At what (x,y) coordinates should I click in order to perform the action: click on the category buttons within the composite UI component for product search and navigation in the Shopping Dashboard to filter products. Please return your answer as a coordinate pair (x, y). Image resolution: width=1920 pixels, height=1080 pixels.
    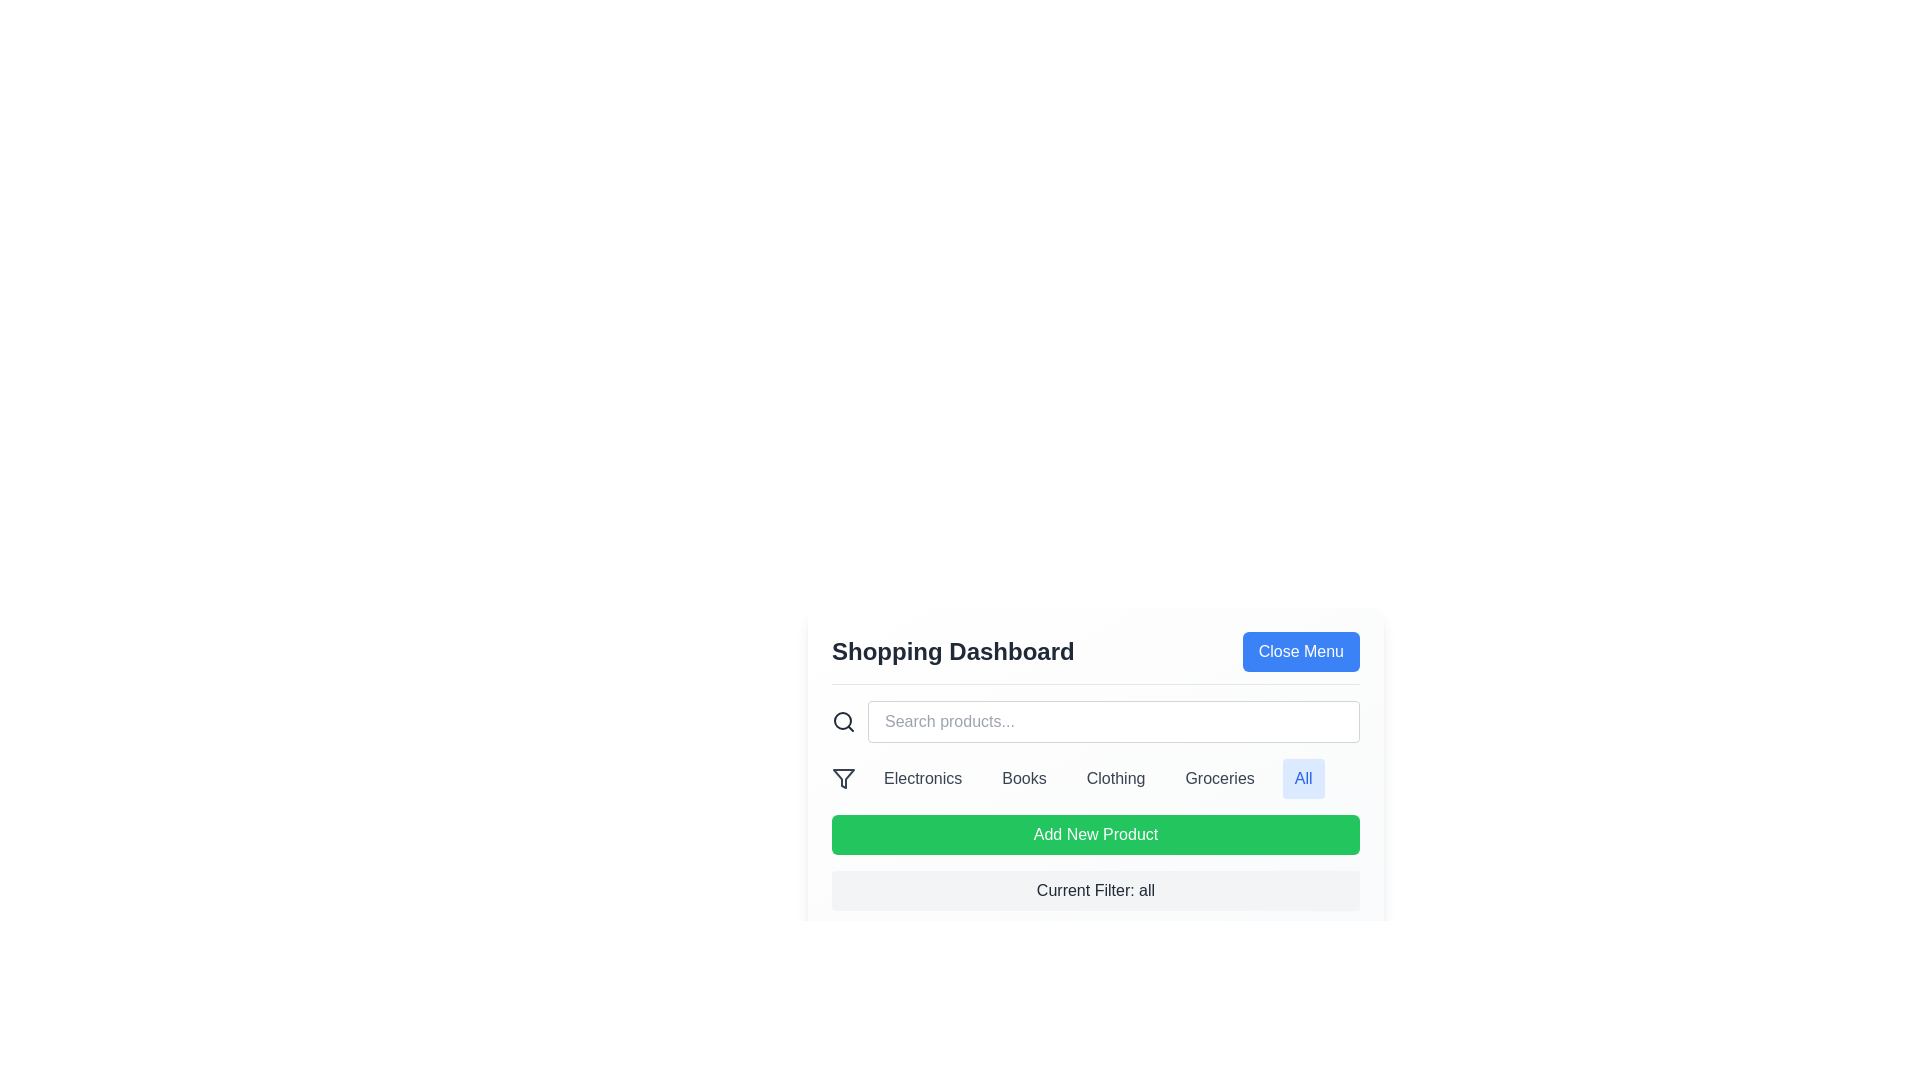
    Looking at the image, I should click on (1094, 777).